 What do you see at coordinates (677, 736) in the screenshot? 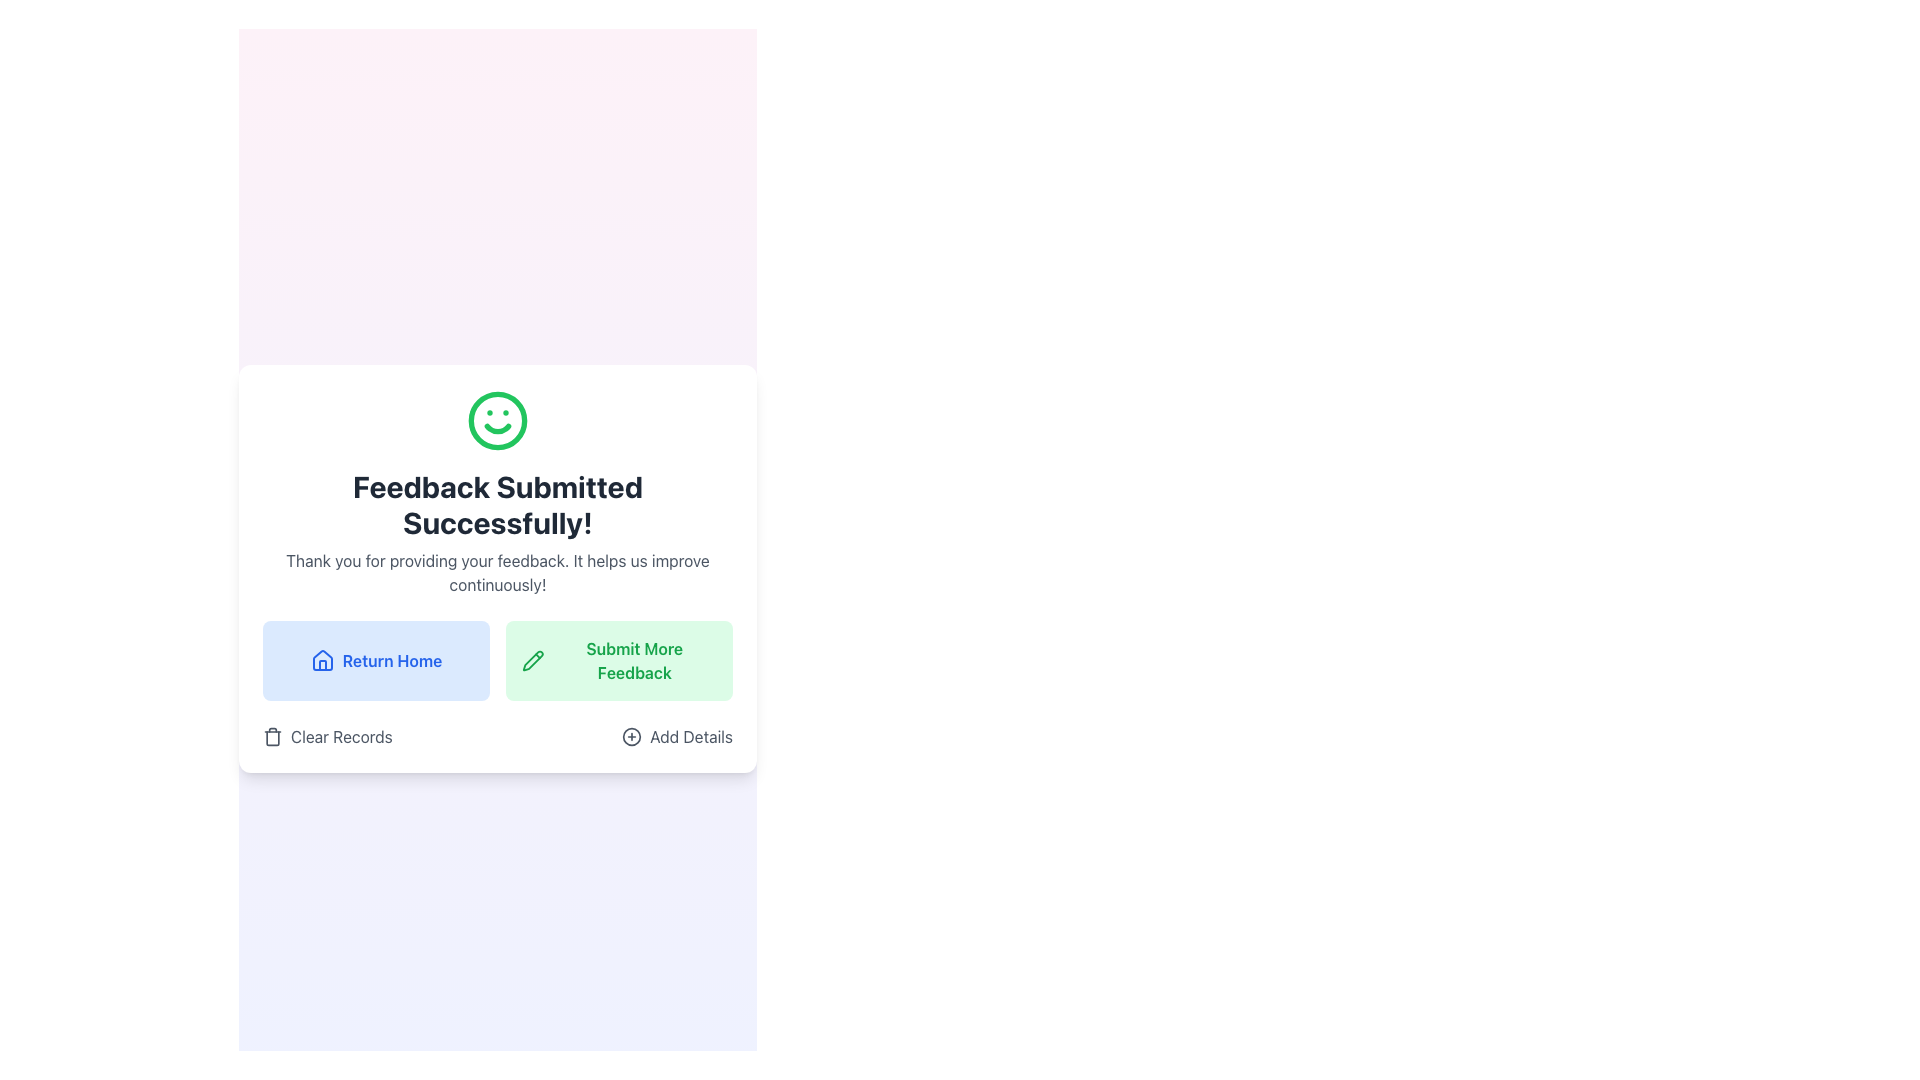
I see `the 'Add Details' button, which is styled gray and has a plus icon, located to the right of the 'Clear Records' button in the bottom-right area of the card layout` at bounding box center [677, 736].